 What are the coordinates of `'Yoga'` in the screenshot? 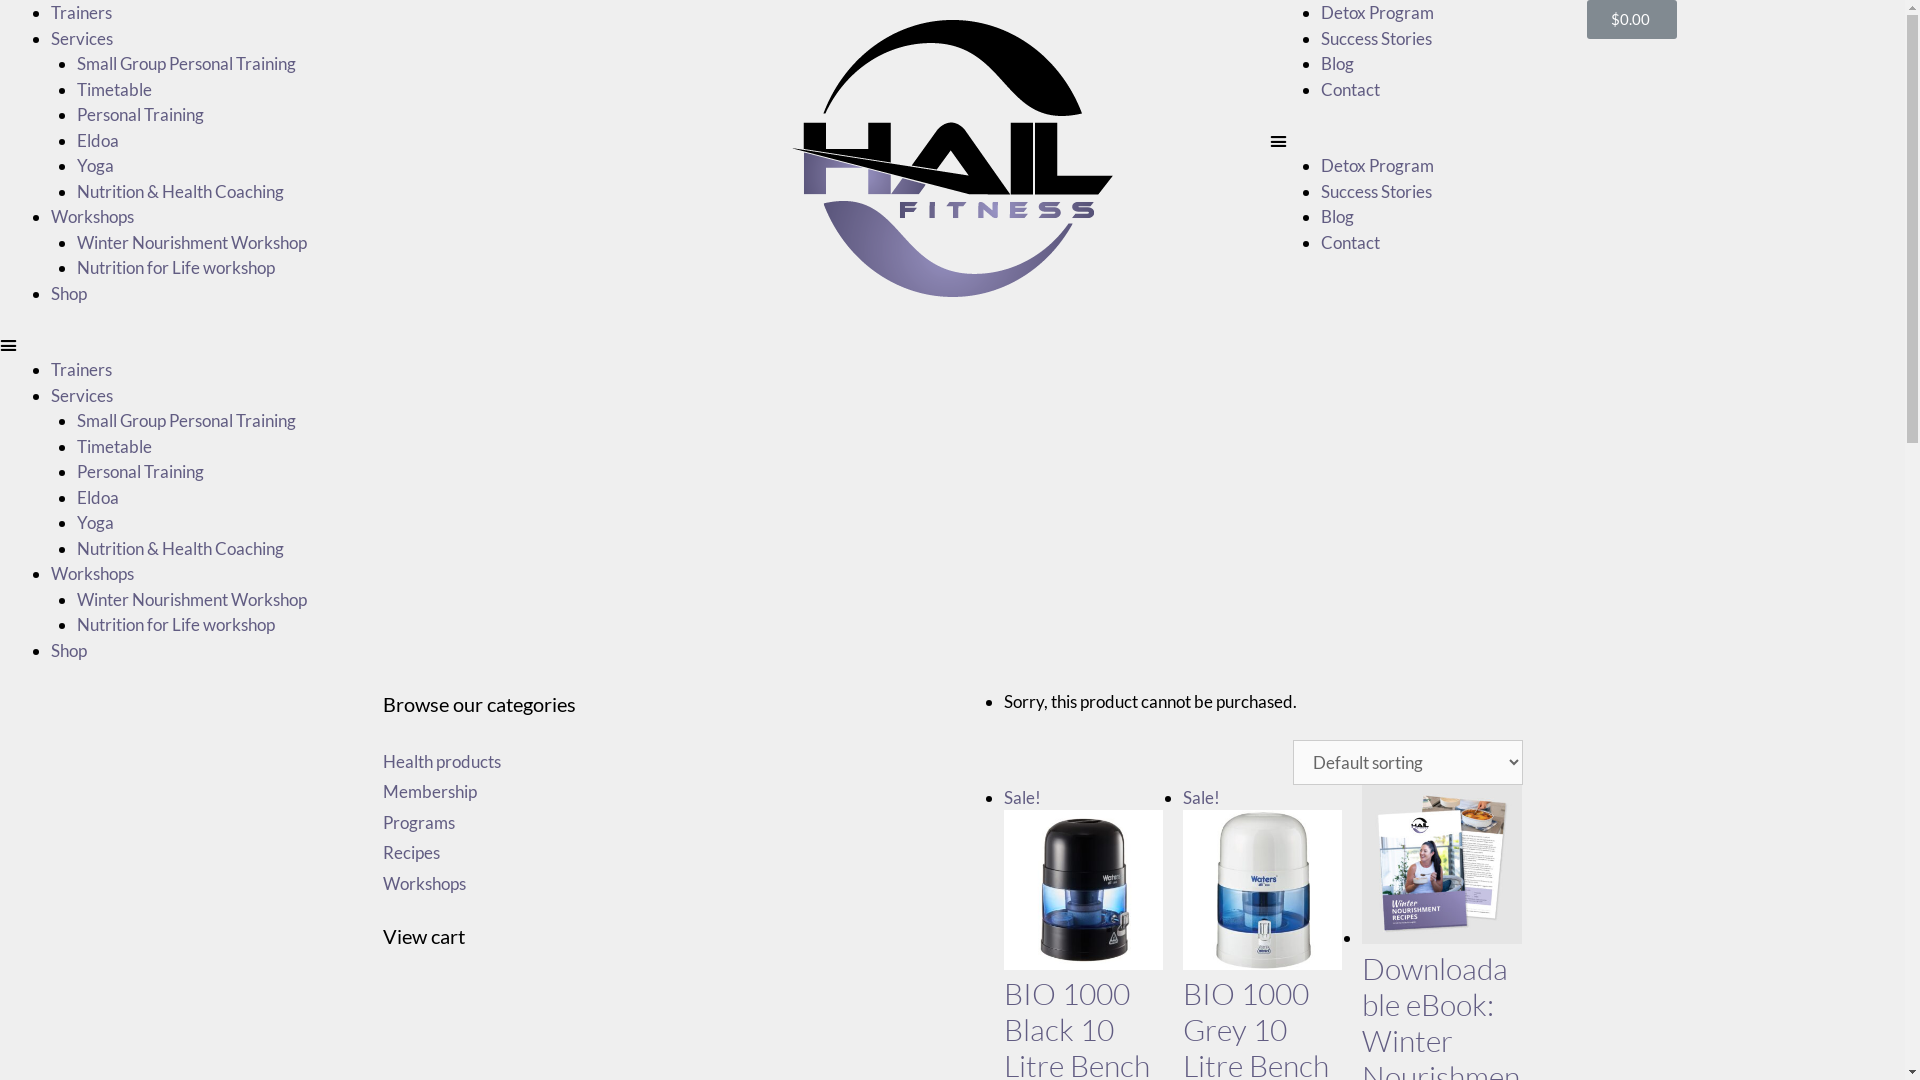 It's located at (76, 164).